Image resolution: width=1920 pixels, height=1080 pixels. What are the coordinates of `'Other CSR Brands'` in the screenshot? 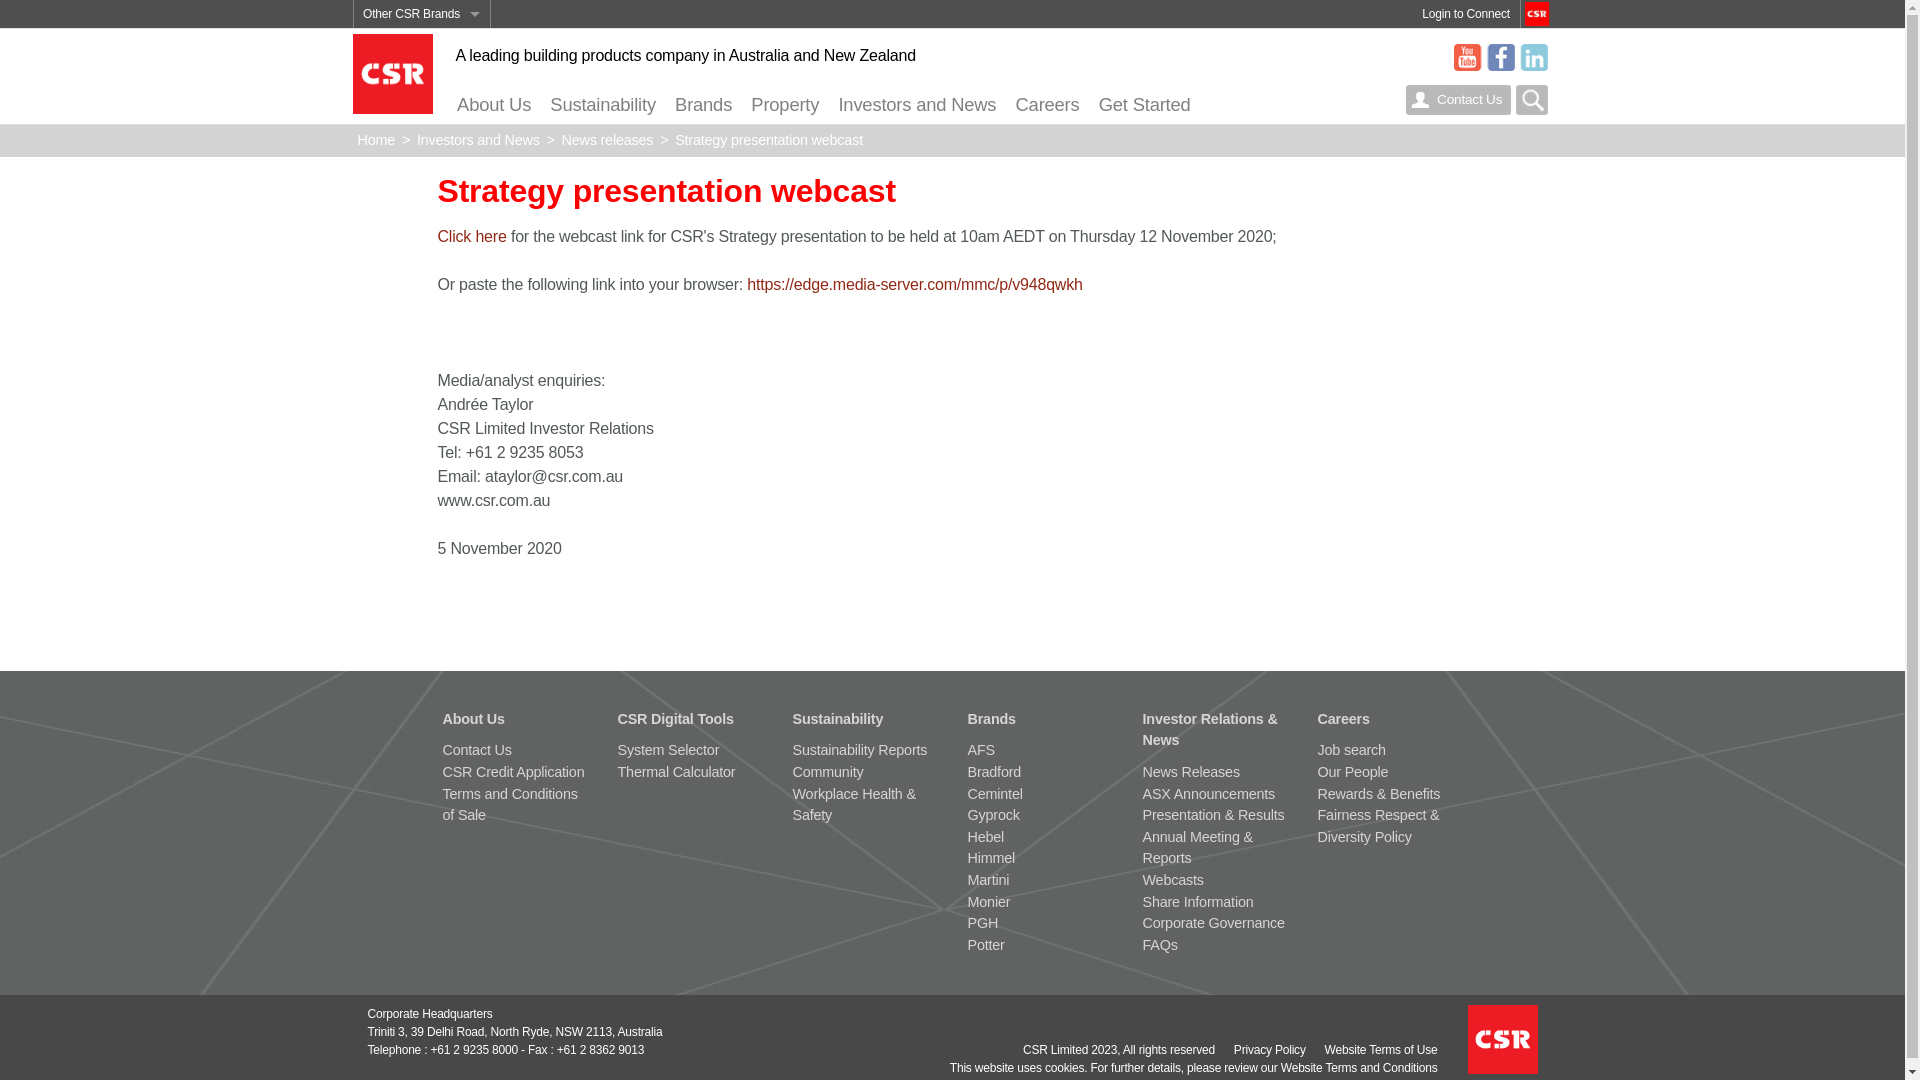 It's located at (421, 14).